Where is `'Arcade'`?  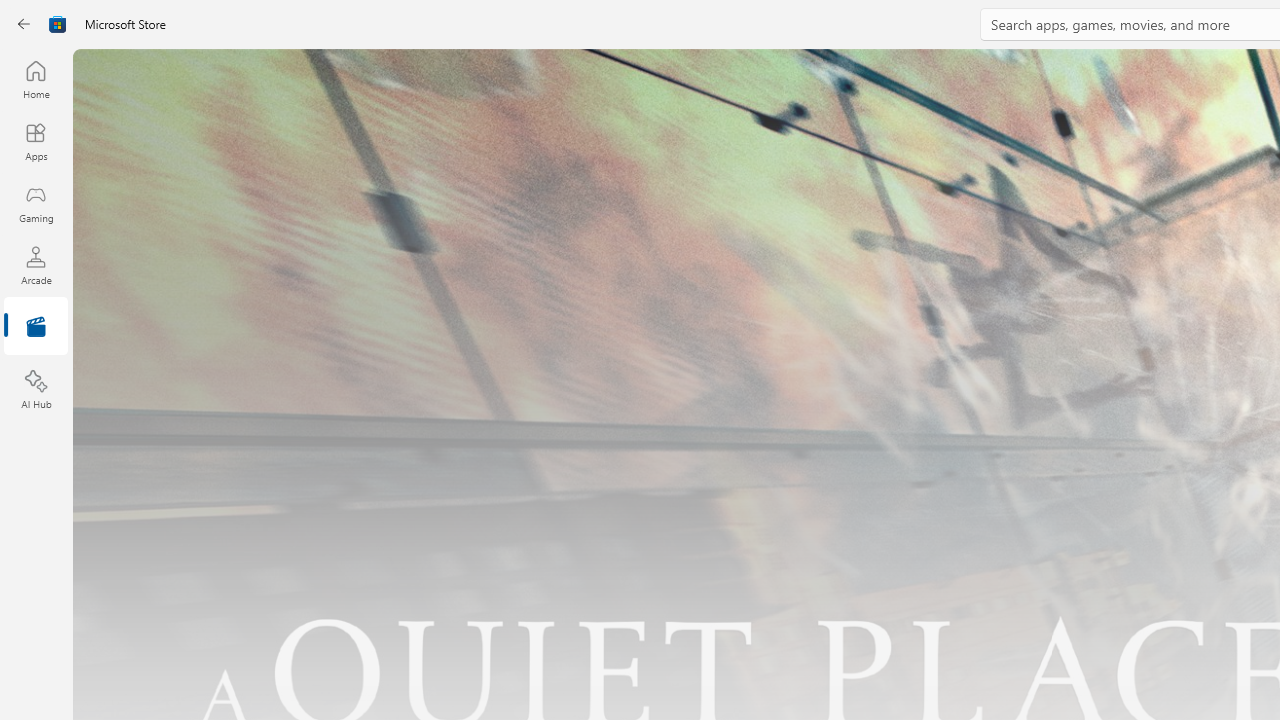 'Arcade' is located at coordinates (35, 264).